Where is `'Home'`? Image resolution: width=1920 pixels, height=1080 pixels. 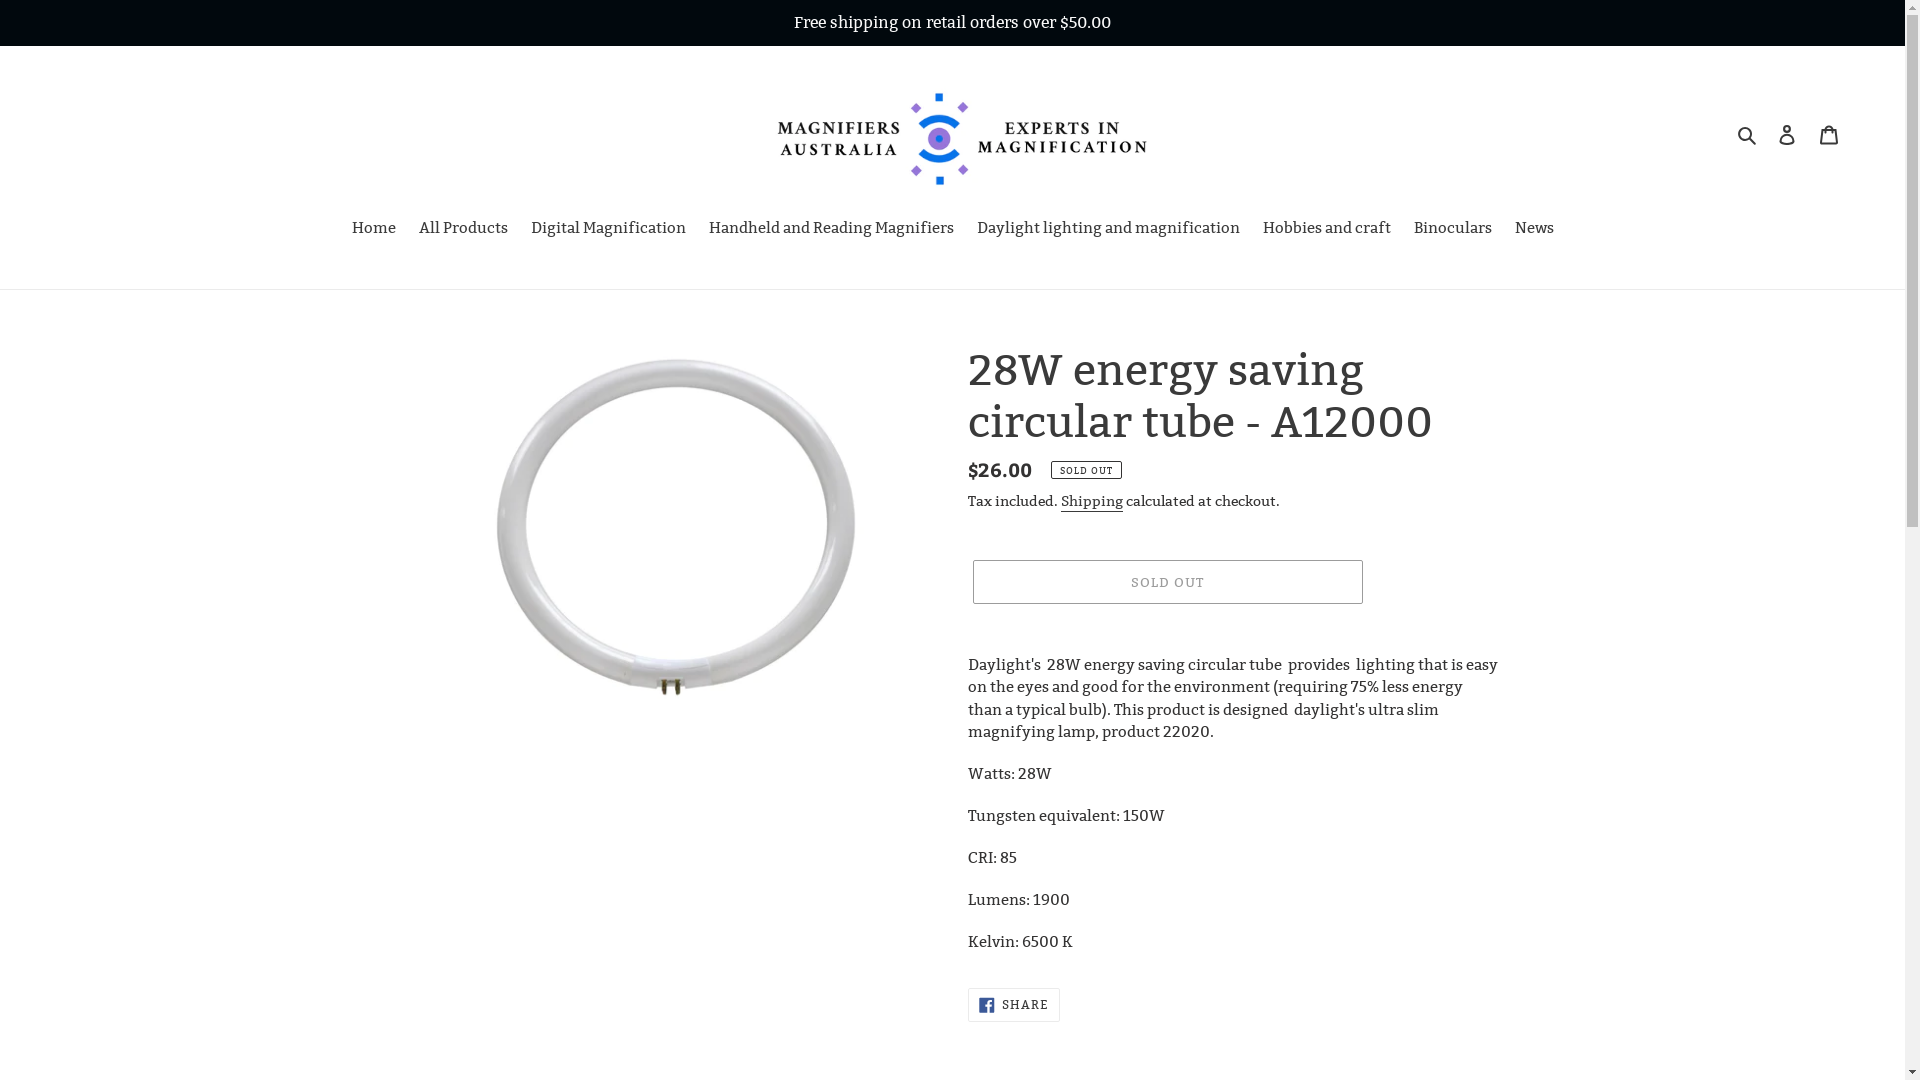
'Home' is located at coordinates (341, 229).